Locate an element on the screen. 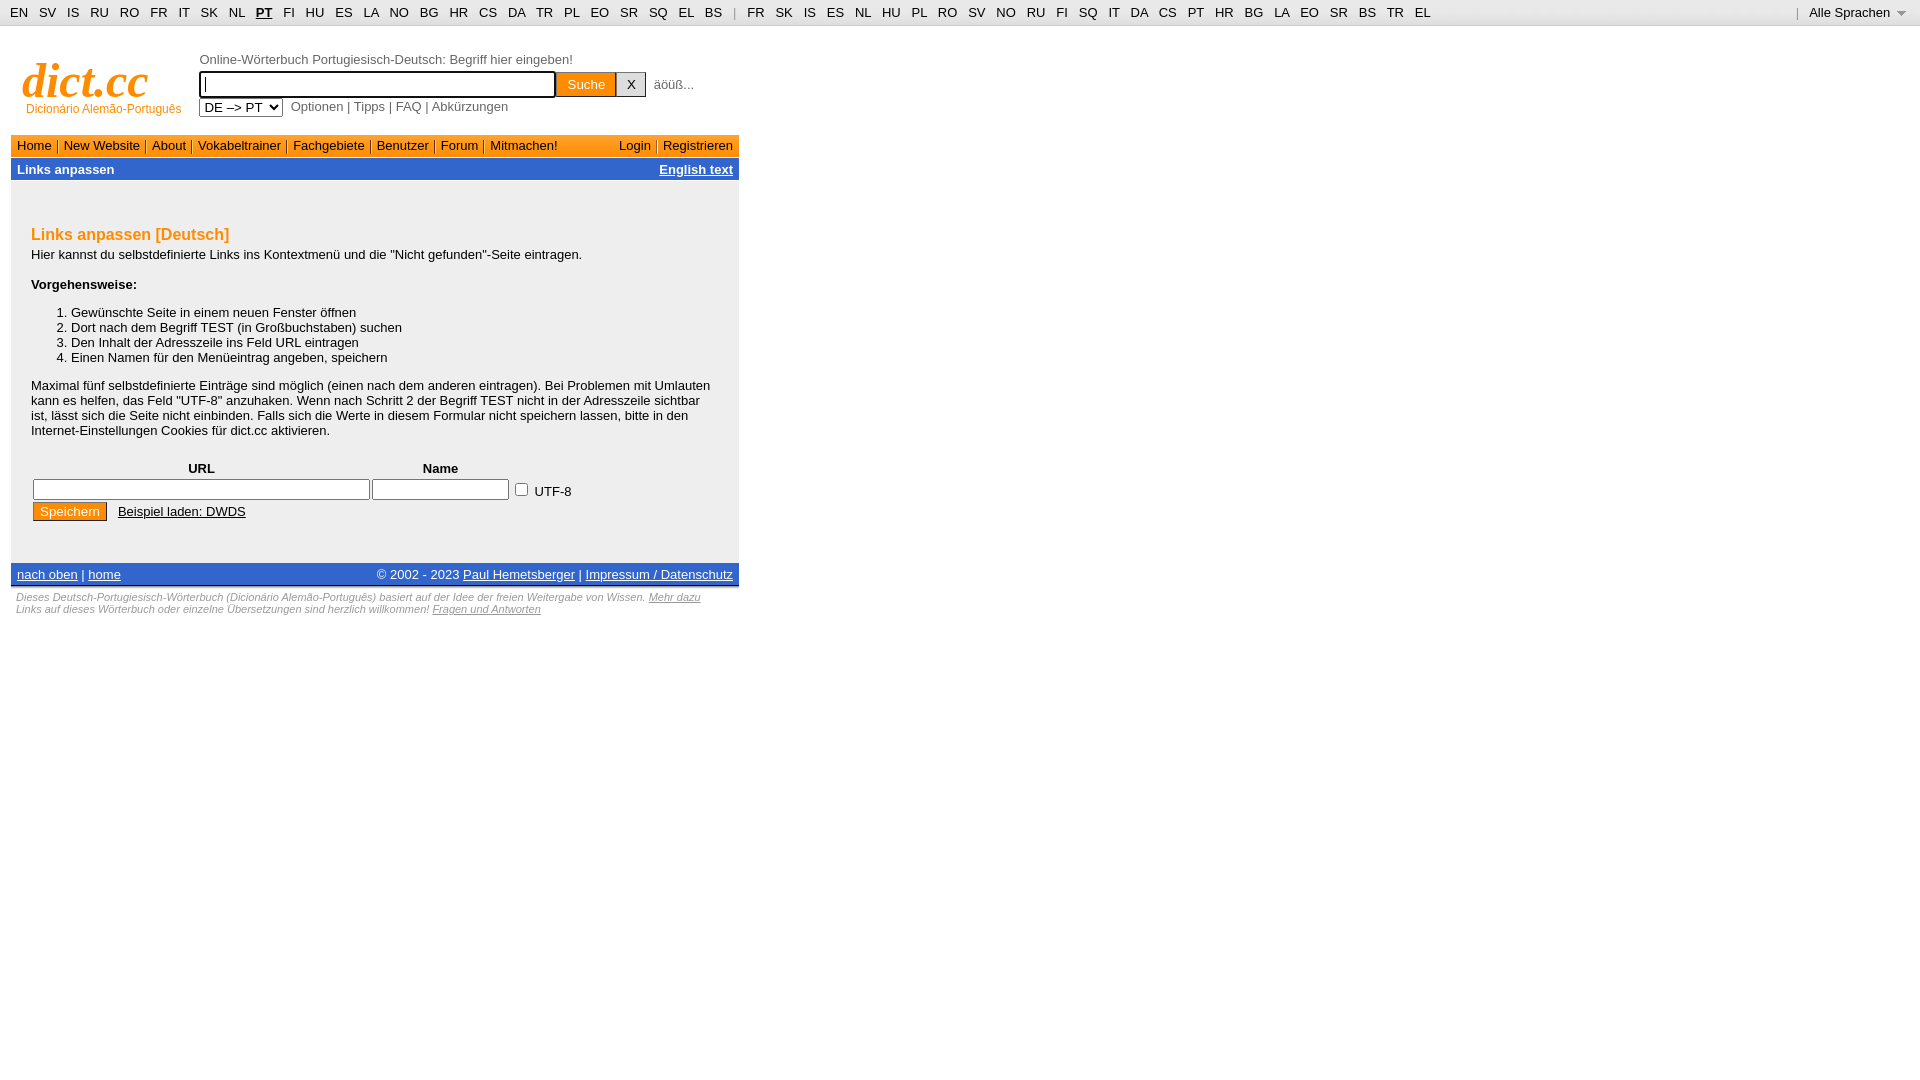 This screenshot has height=1080, width=1920. 'RO' is located at coordinates (128, 12).